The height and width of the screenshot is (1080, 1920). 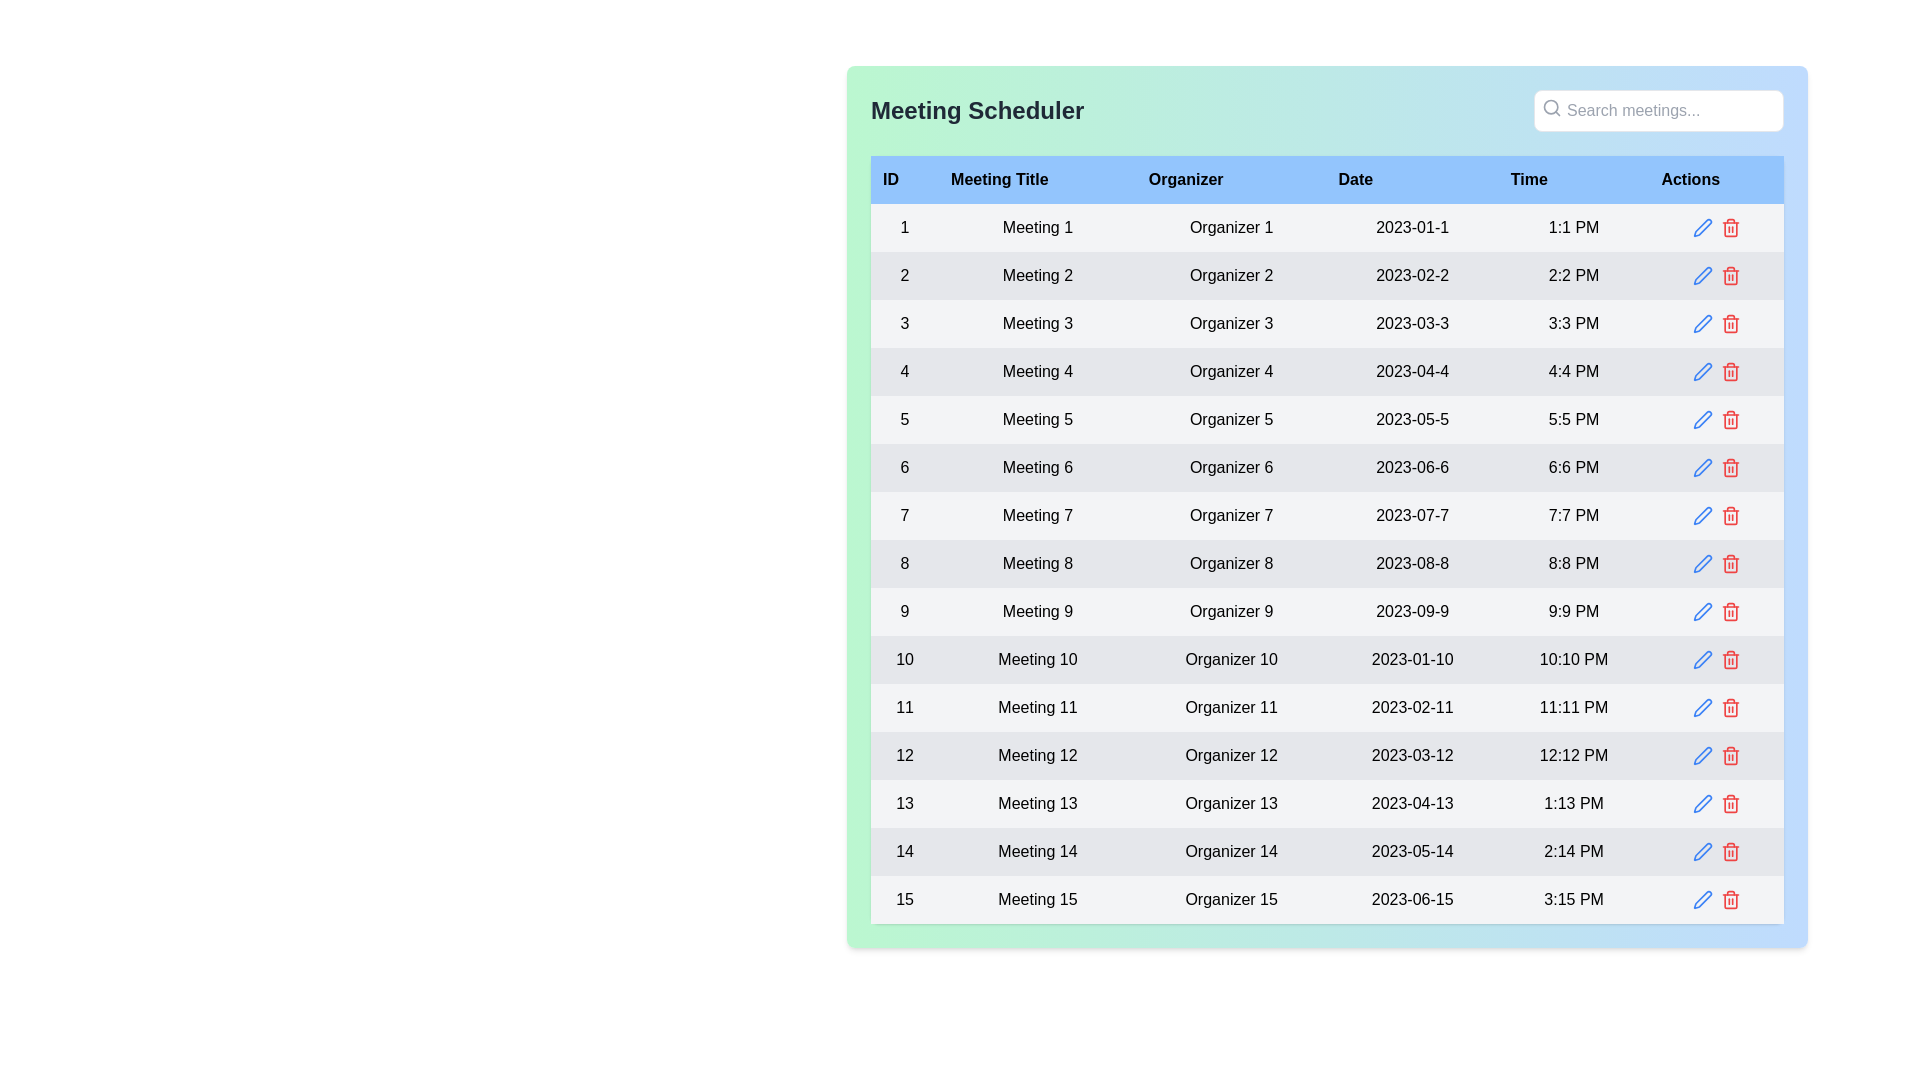 What do you see at coordinates (1573, 707) in the screenshot?
I see `the Text Label in the 'Time' column of the eleventh row, which represents the scheduled time for 'Meeting 11' on '2023-02-11' organized by 'Organizer 11'` at bounding box center [1573, 707].